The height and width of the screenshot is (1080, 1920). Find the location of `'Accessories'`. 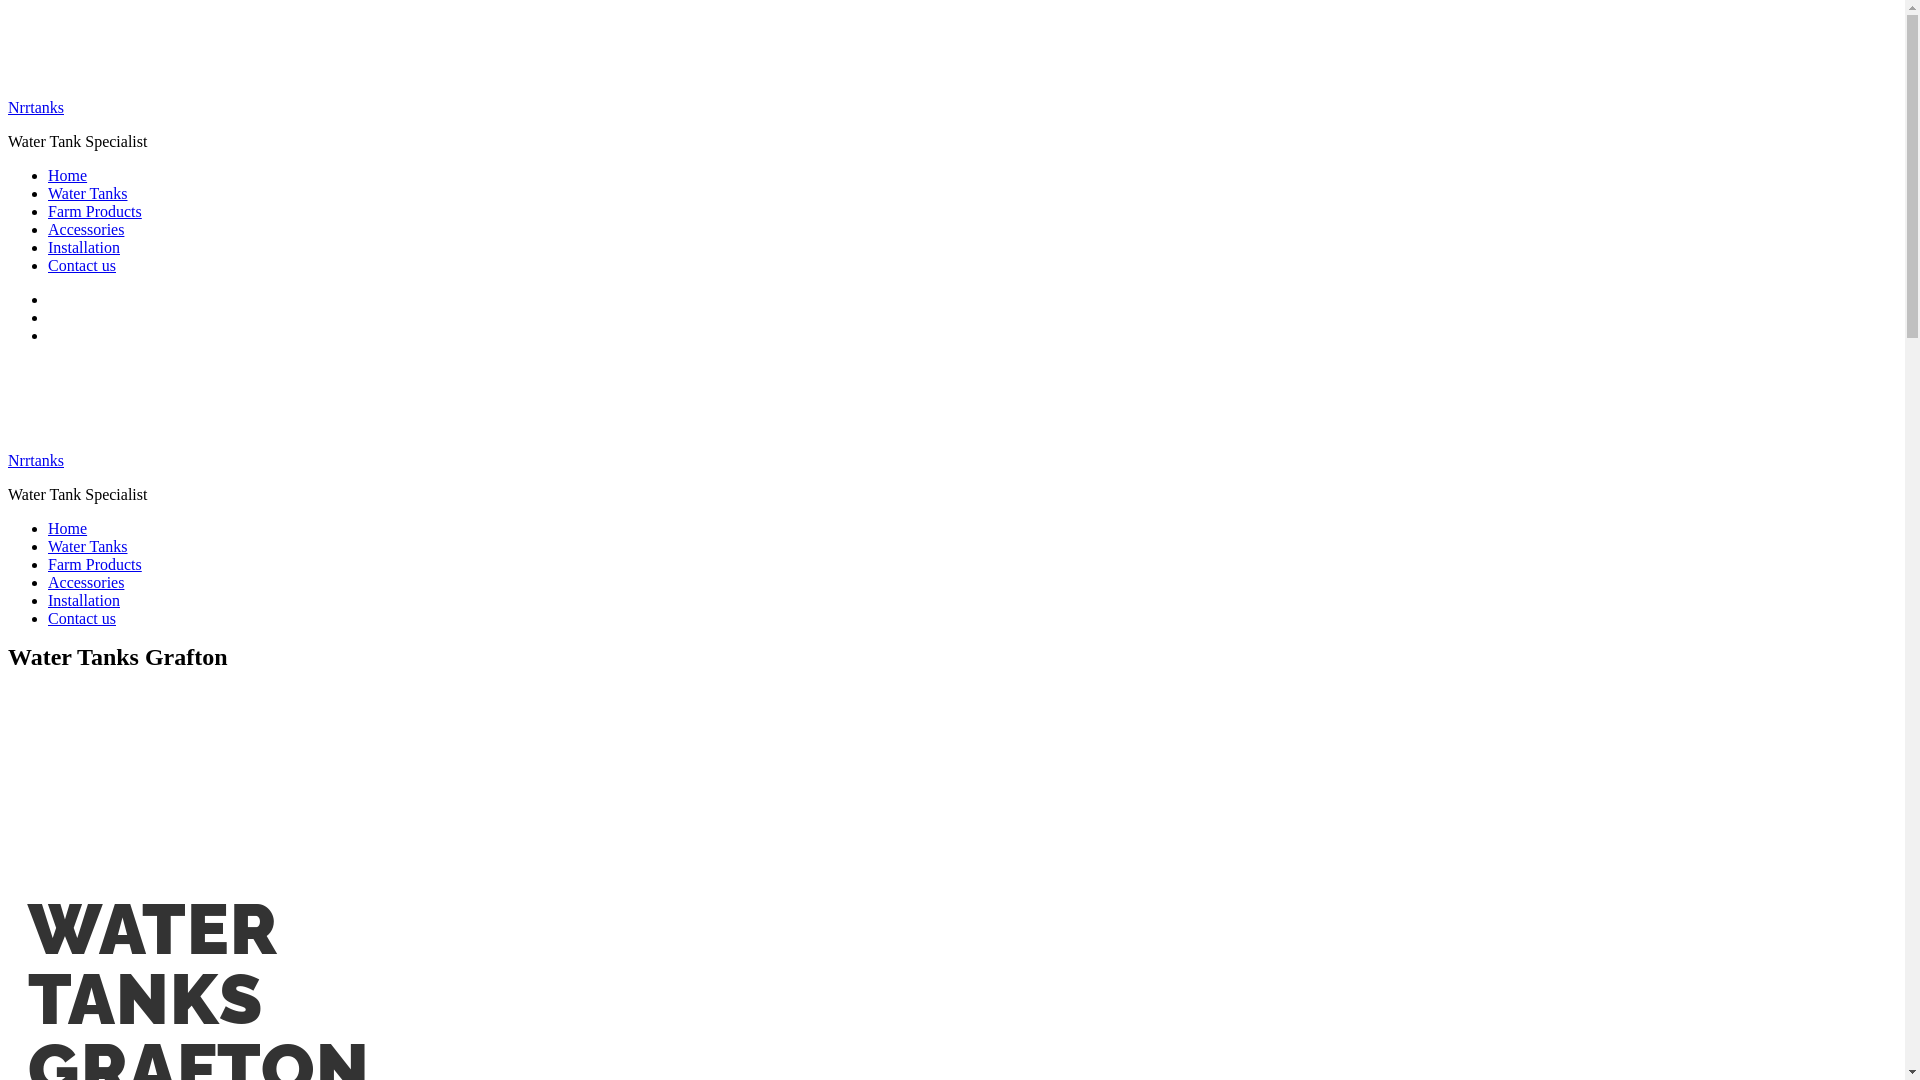

'Accessories' is located at coordinates (48, 228).